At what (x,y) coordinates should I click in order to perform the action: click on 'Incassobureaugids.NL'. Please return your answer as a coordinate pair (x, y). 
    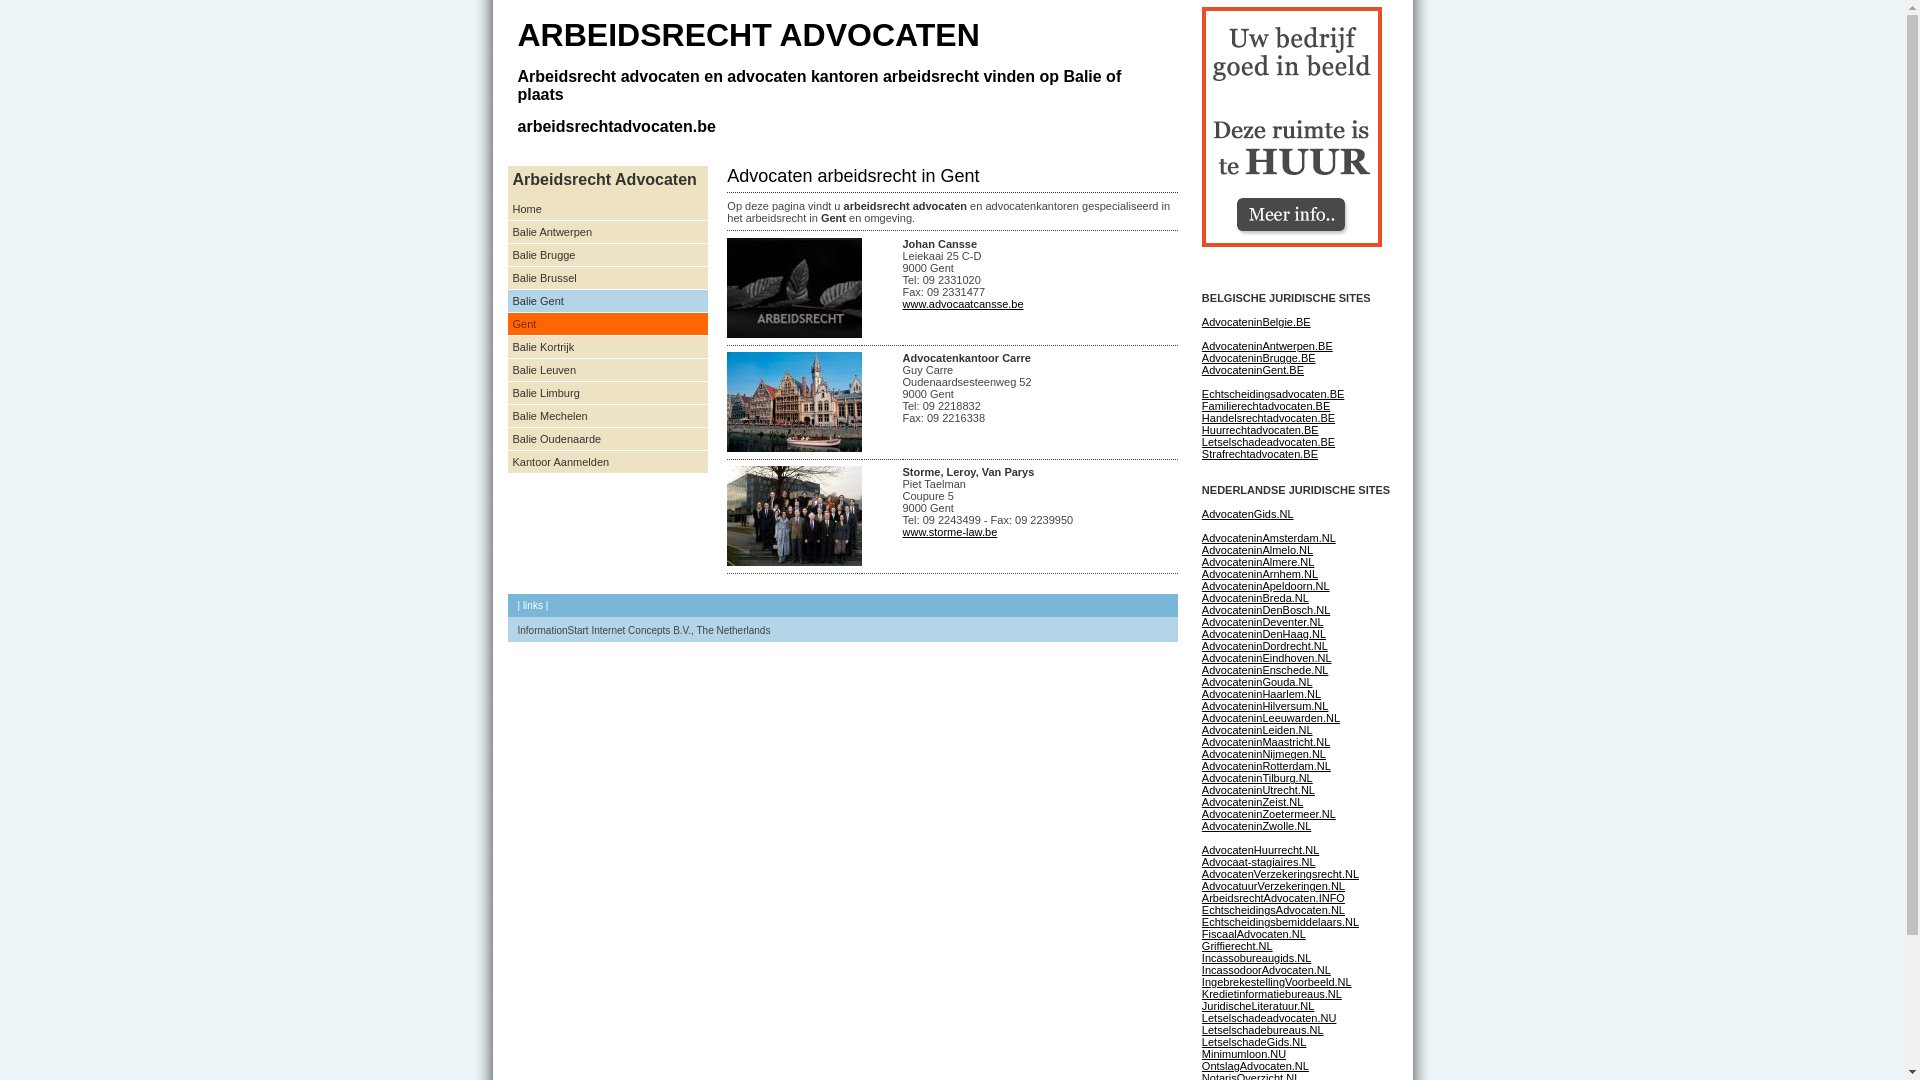
    Looking at the image, I should click on (1255, 956).